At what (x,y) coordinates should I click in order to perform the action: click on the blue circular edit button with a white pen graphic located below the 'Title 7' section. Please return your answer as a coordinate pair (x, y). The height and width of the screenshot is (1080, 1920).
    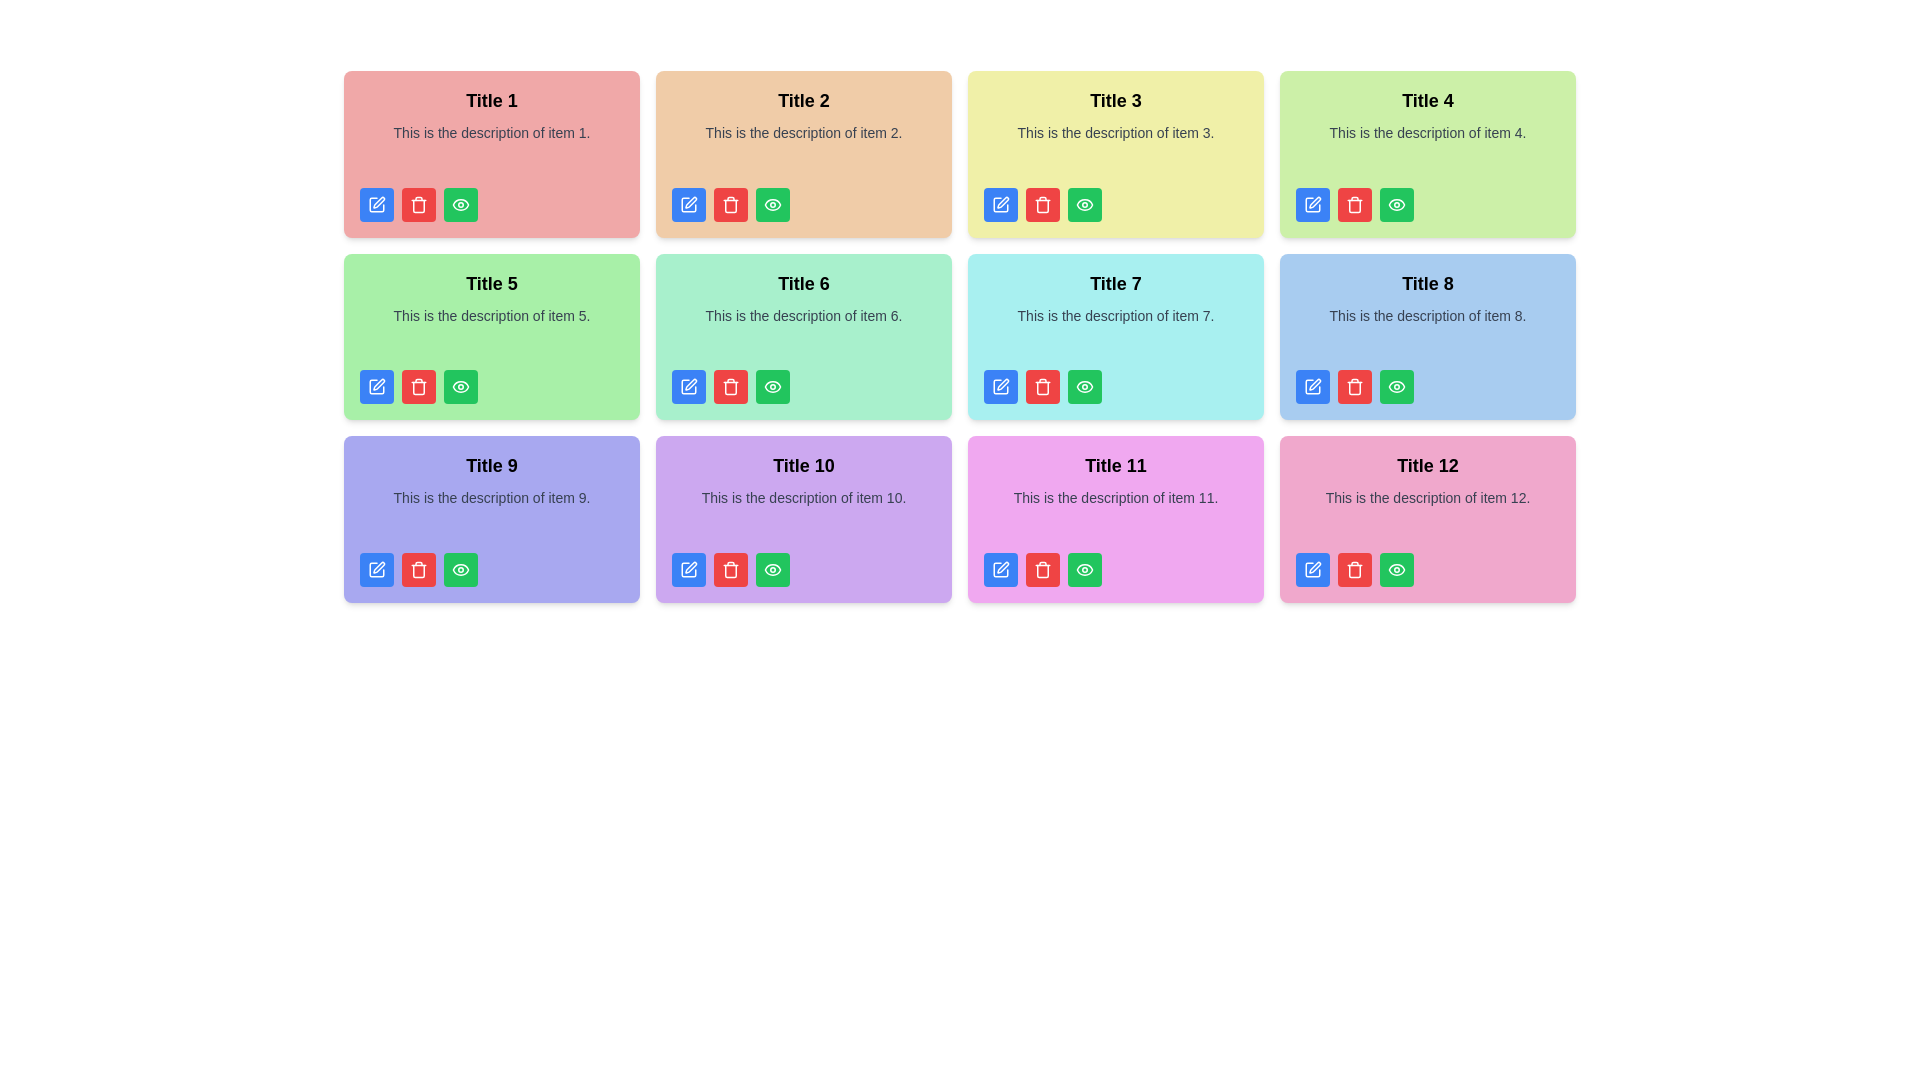
    Looking at the image, I should click on (1001, 386).